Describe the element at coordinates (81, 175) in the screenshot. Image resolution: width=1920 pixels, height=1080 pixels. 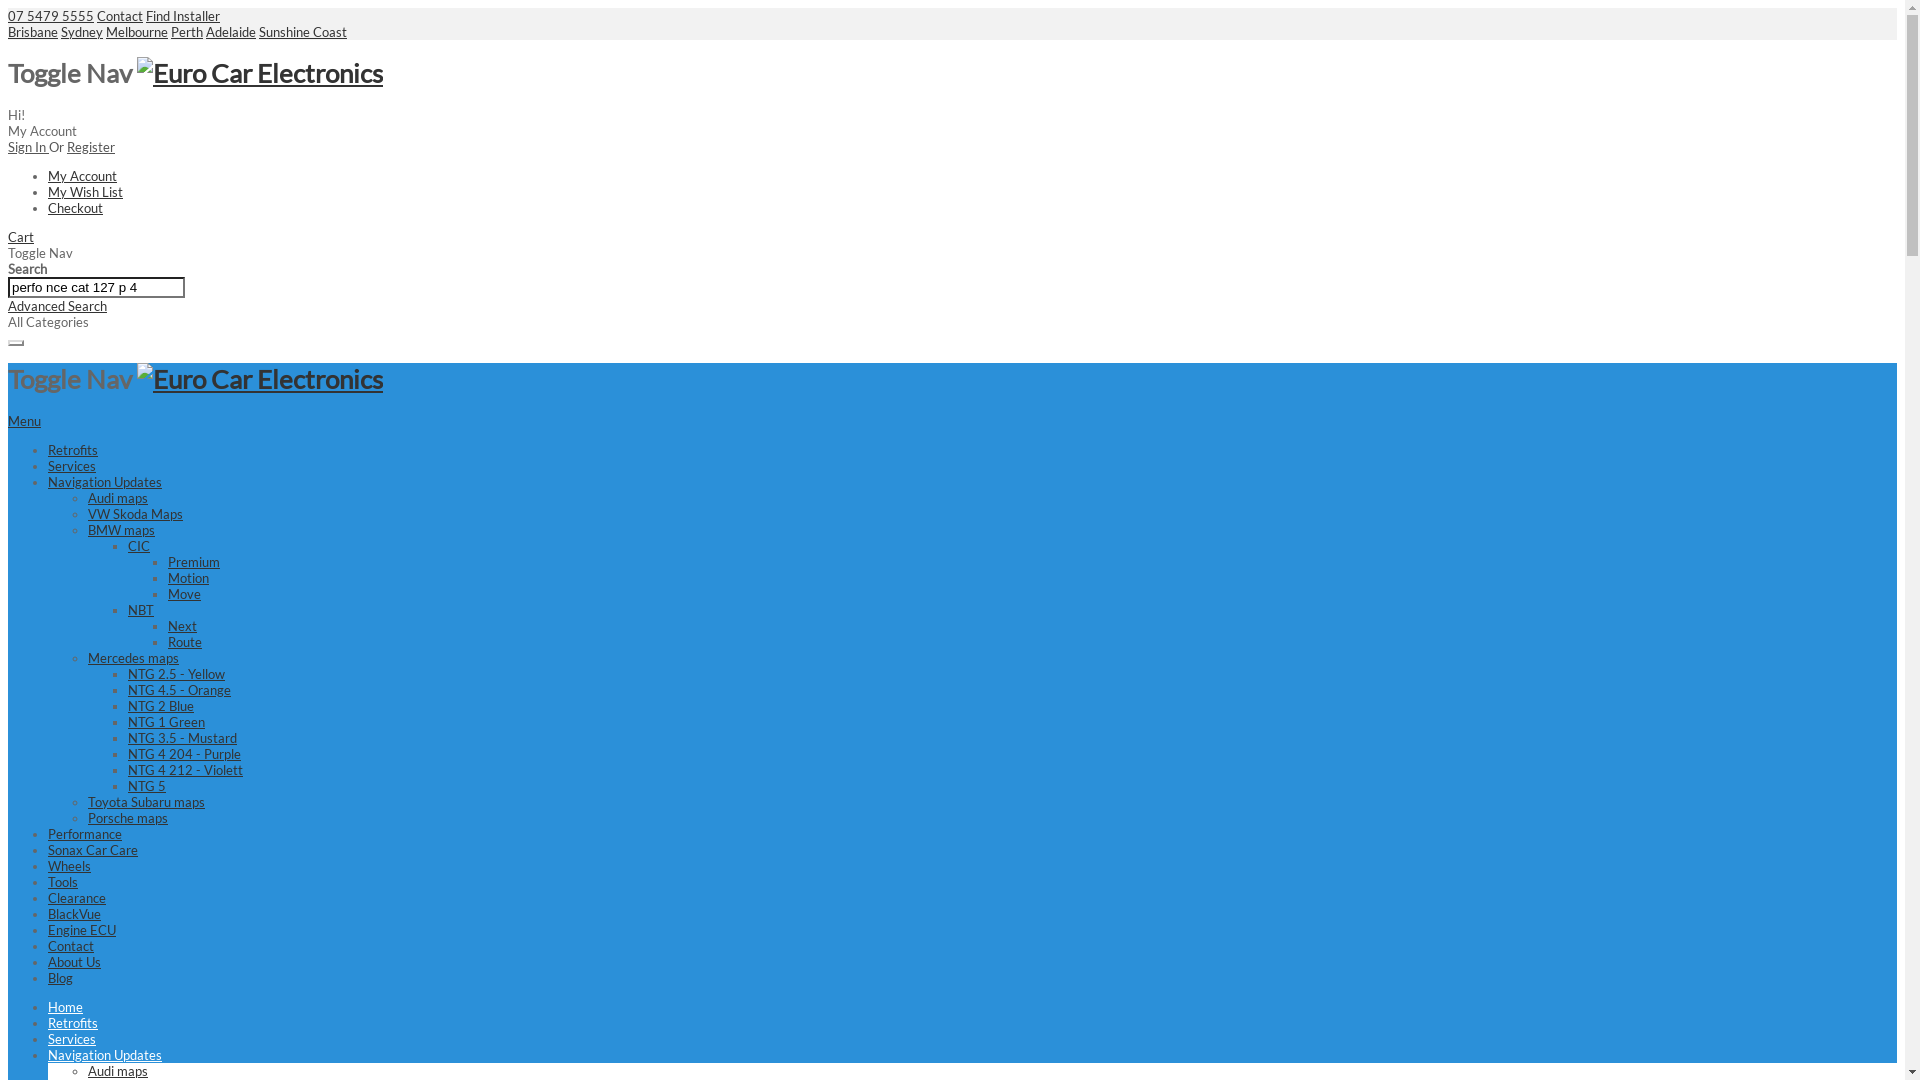
I see `'My Account'` at that location.